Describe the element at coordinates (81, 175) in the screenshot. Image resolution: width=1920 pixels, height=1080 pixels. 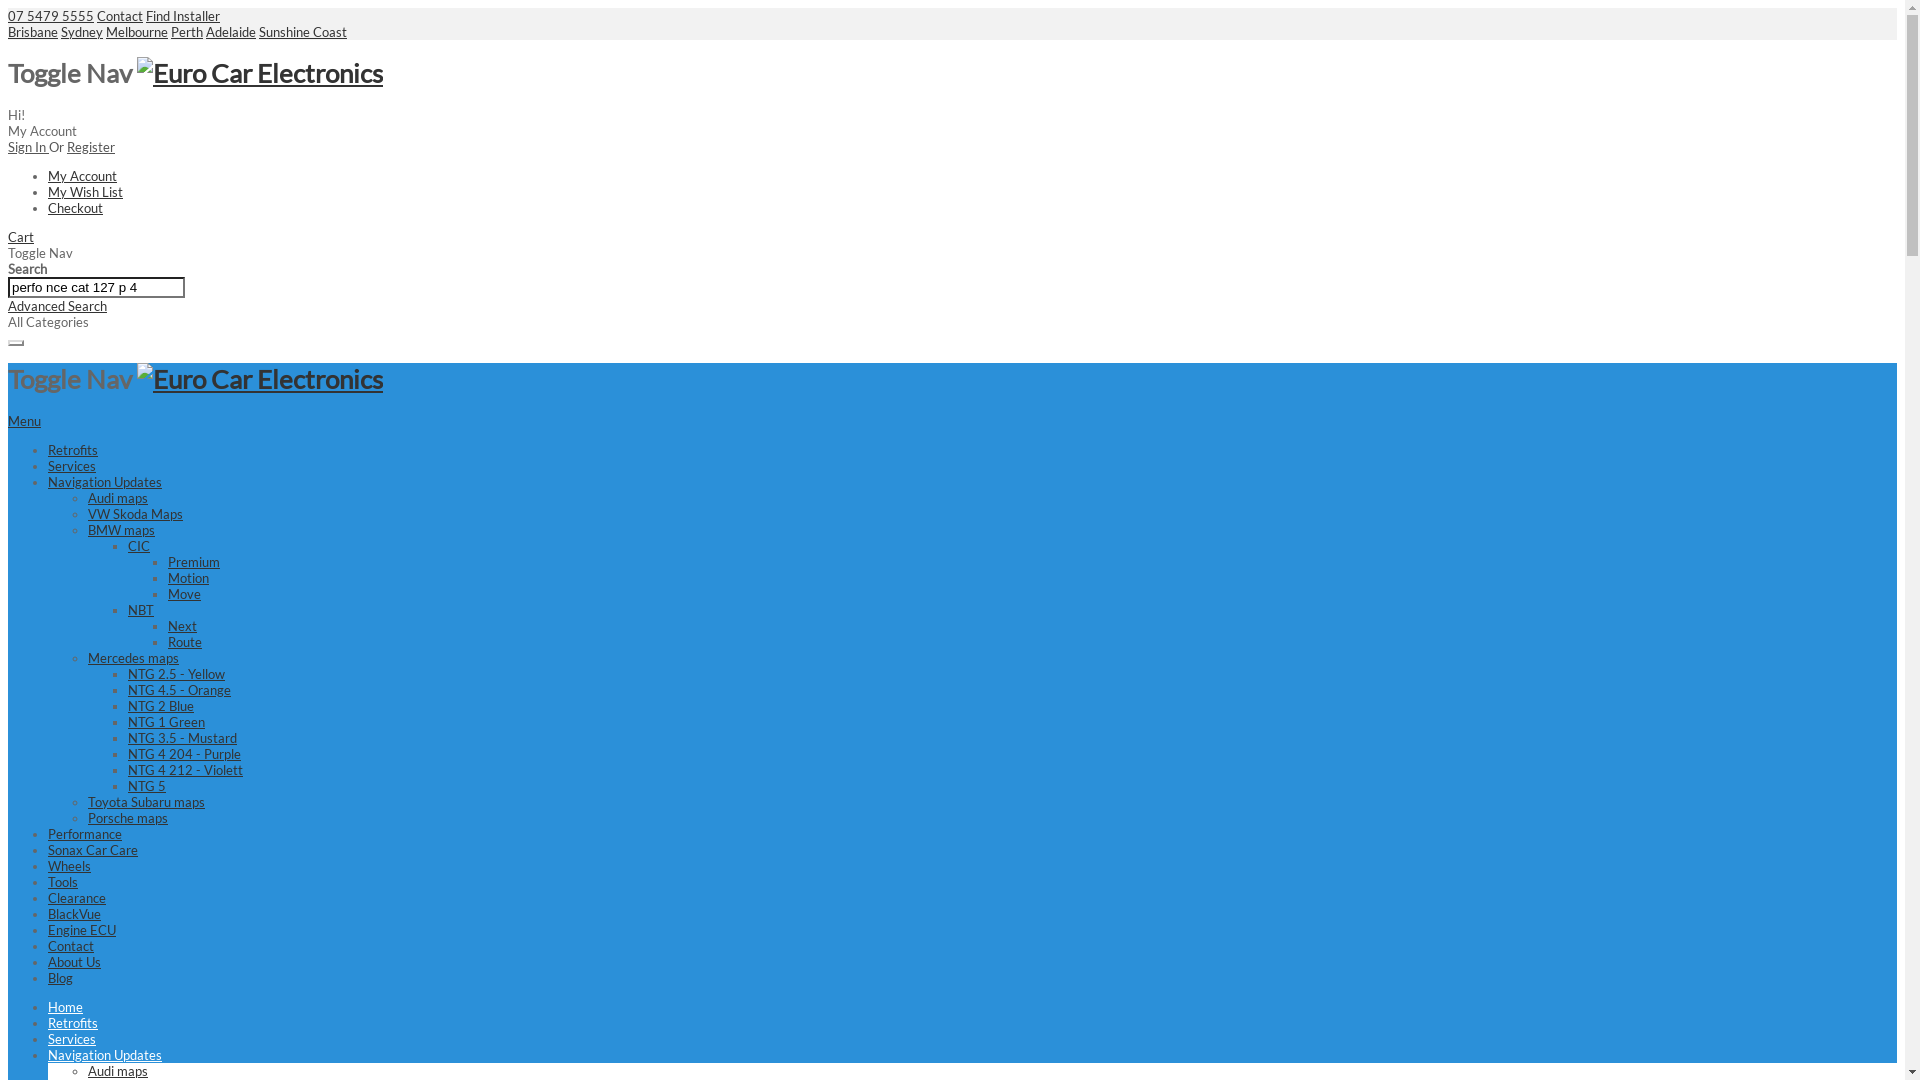
I see `'My Account'` at that location.